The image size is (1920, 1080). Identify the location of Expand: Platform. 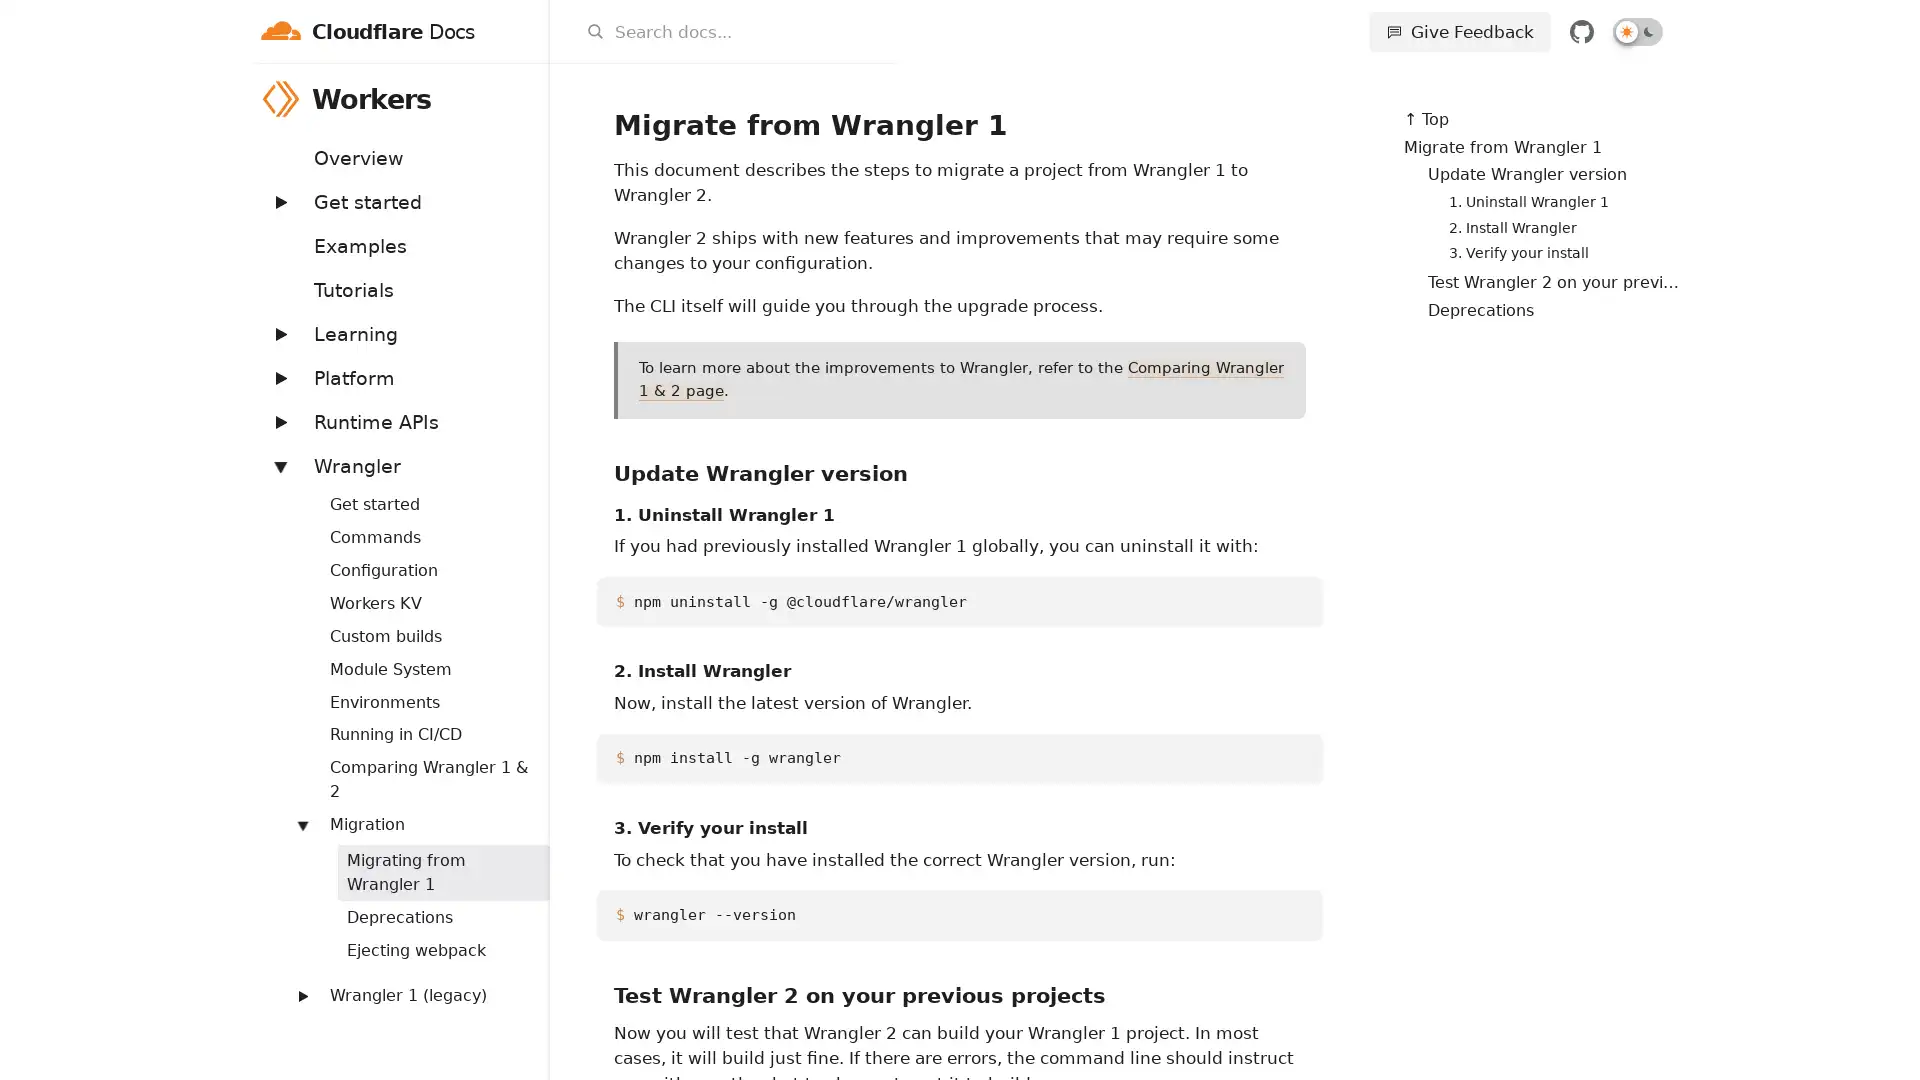
(278, 377).